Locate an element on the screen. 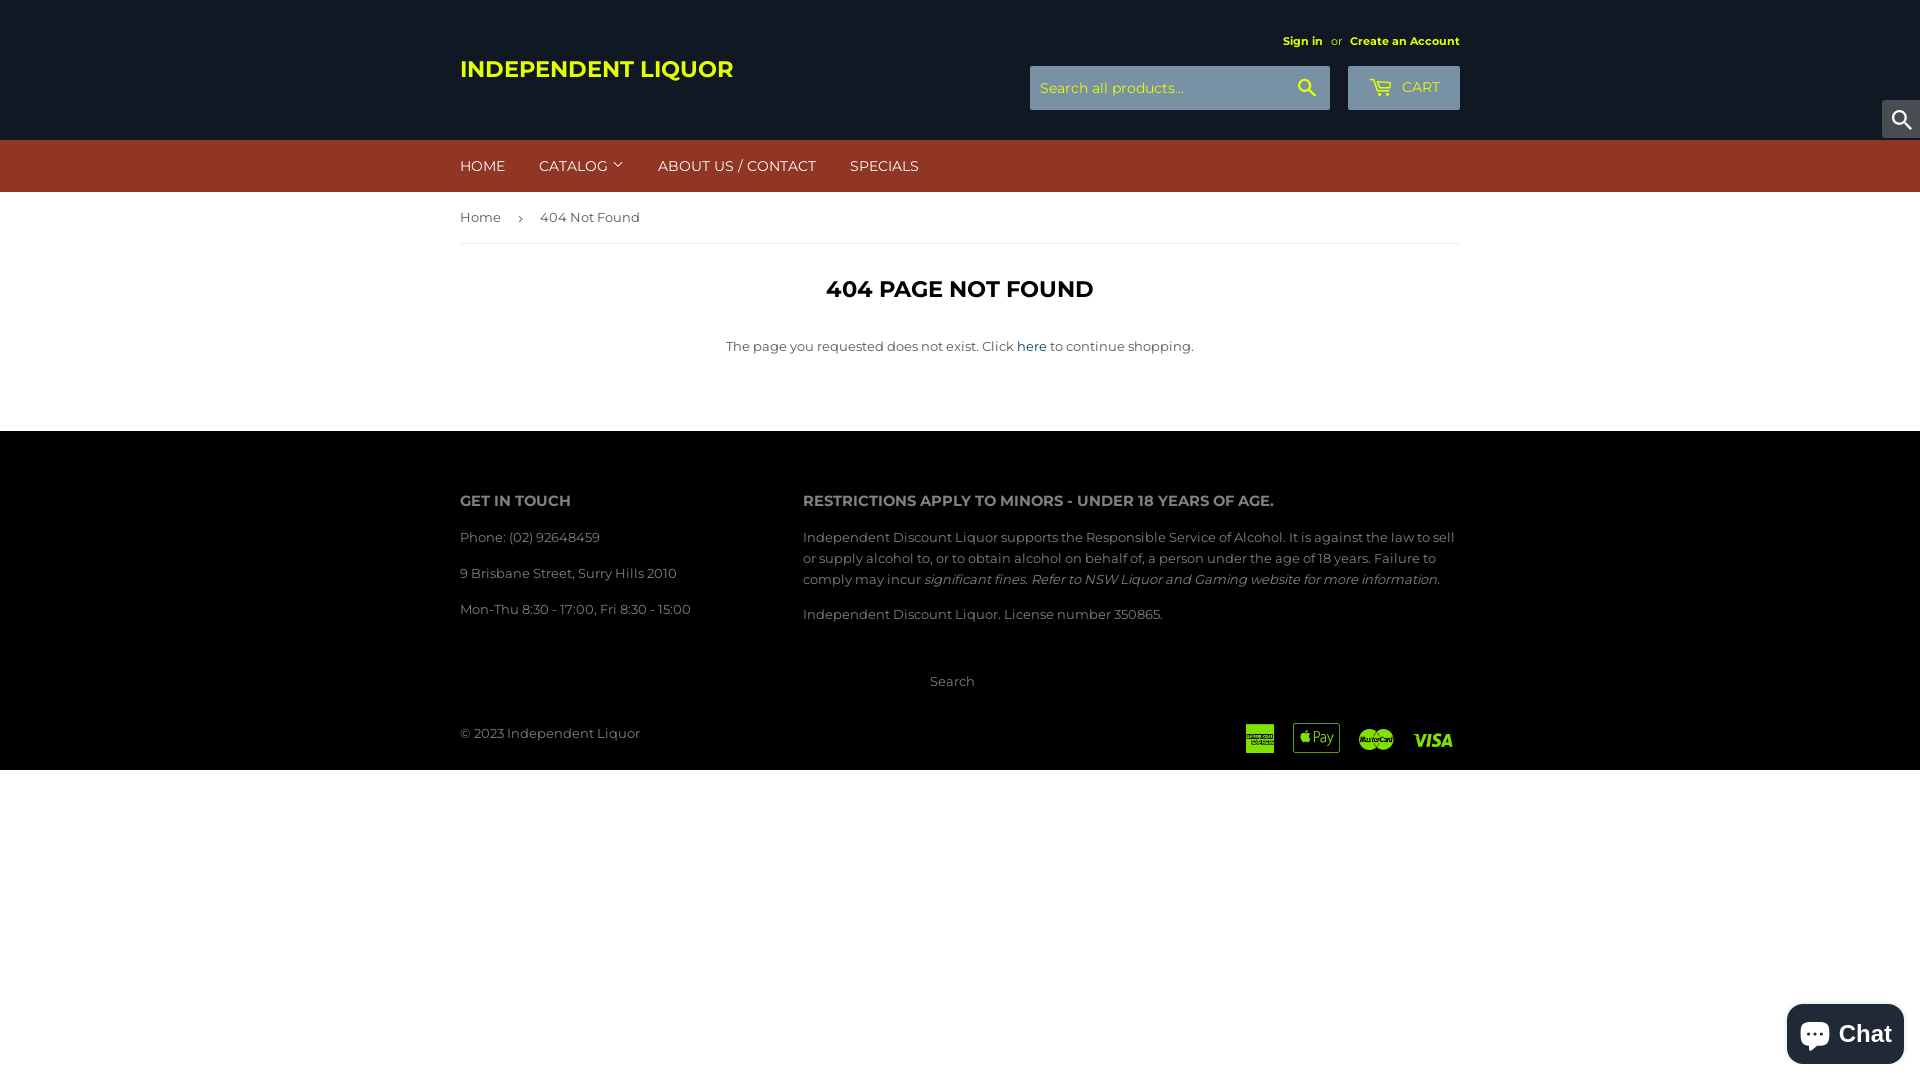 The width and height of the screenshot is (1920, 1080). 'here' is located at coordinates (1032, 345).